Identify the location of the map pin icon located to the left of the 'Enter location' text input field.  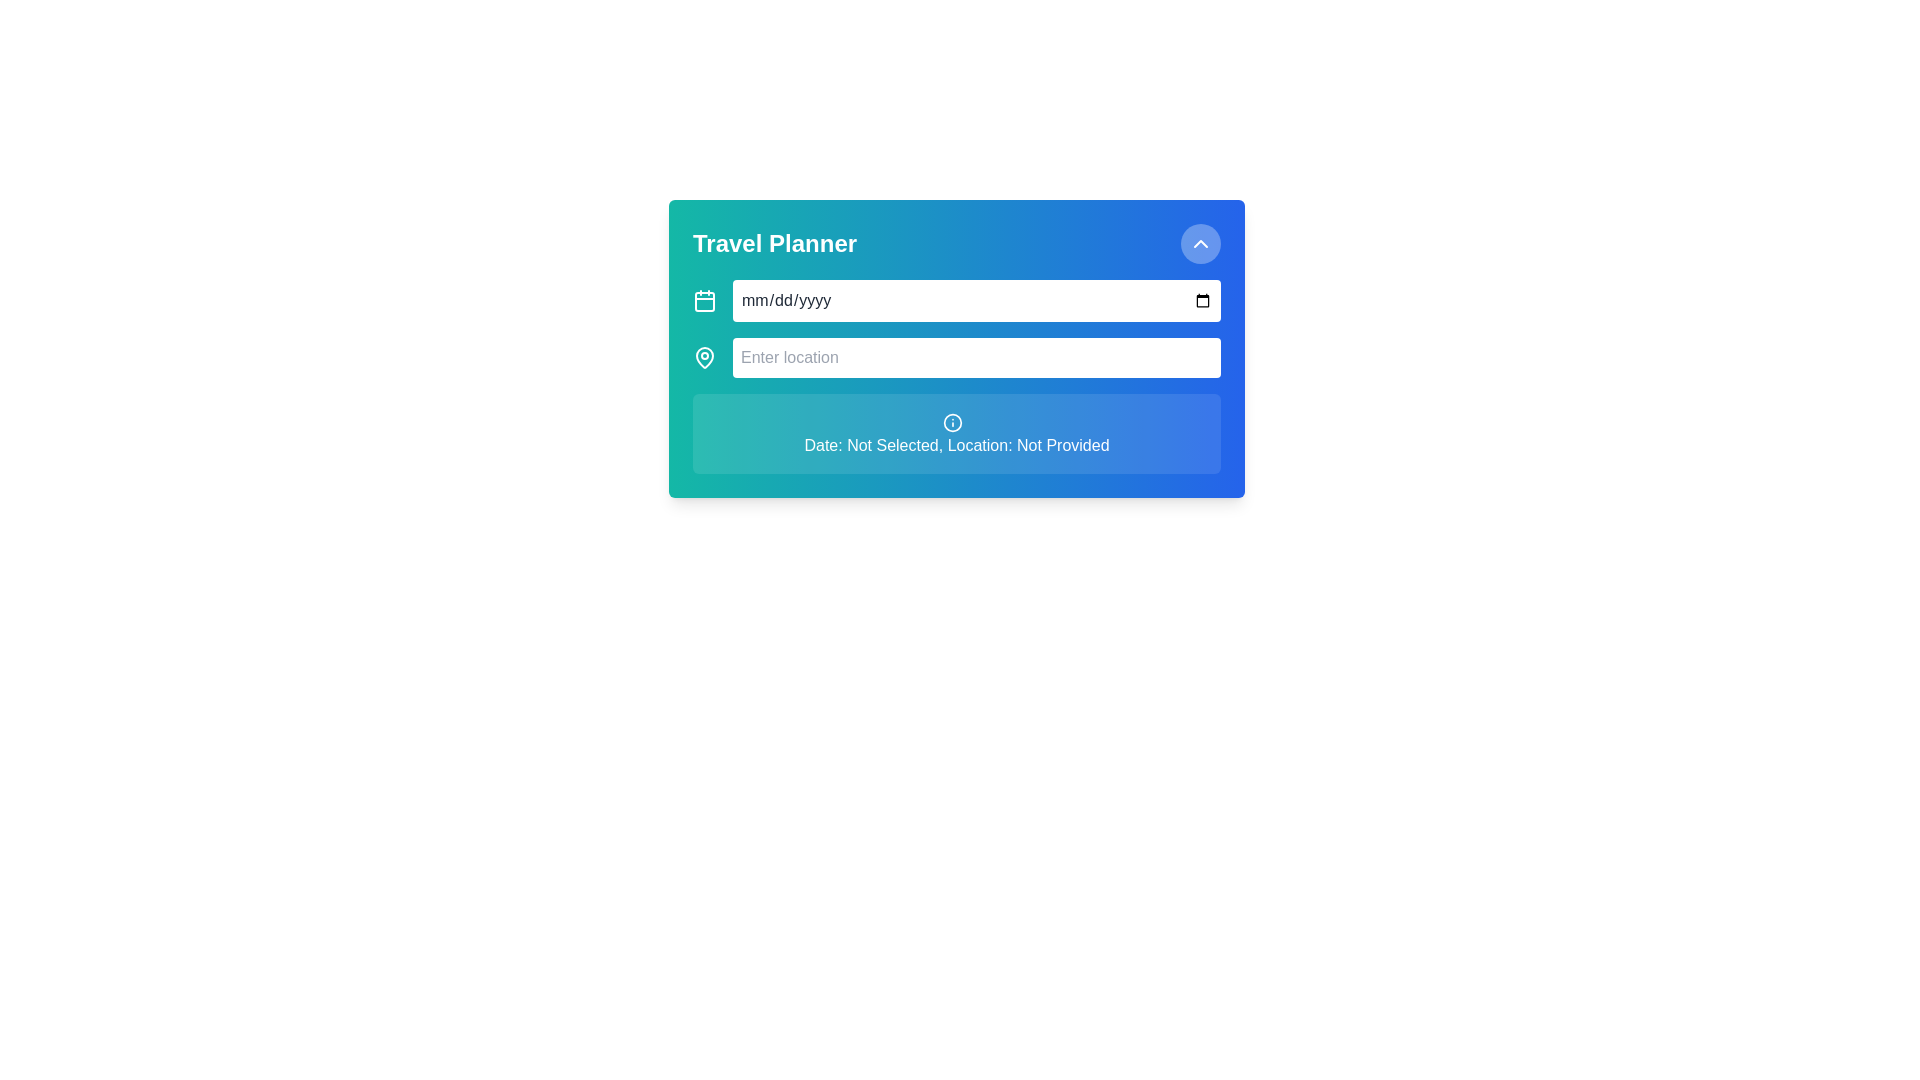
(705, 357).